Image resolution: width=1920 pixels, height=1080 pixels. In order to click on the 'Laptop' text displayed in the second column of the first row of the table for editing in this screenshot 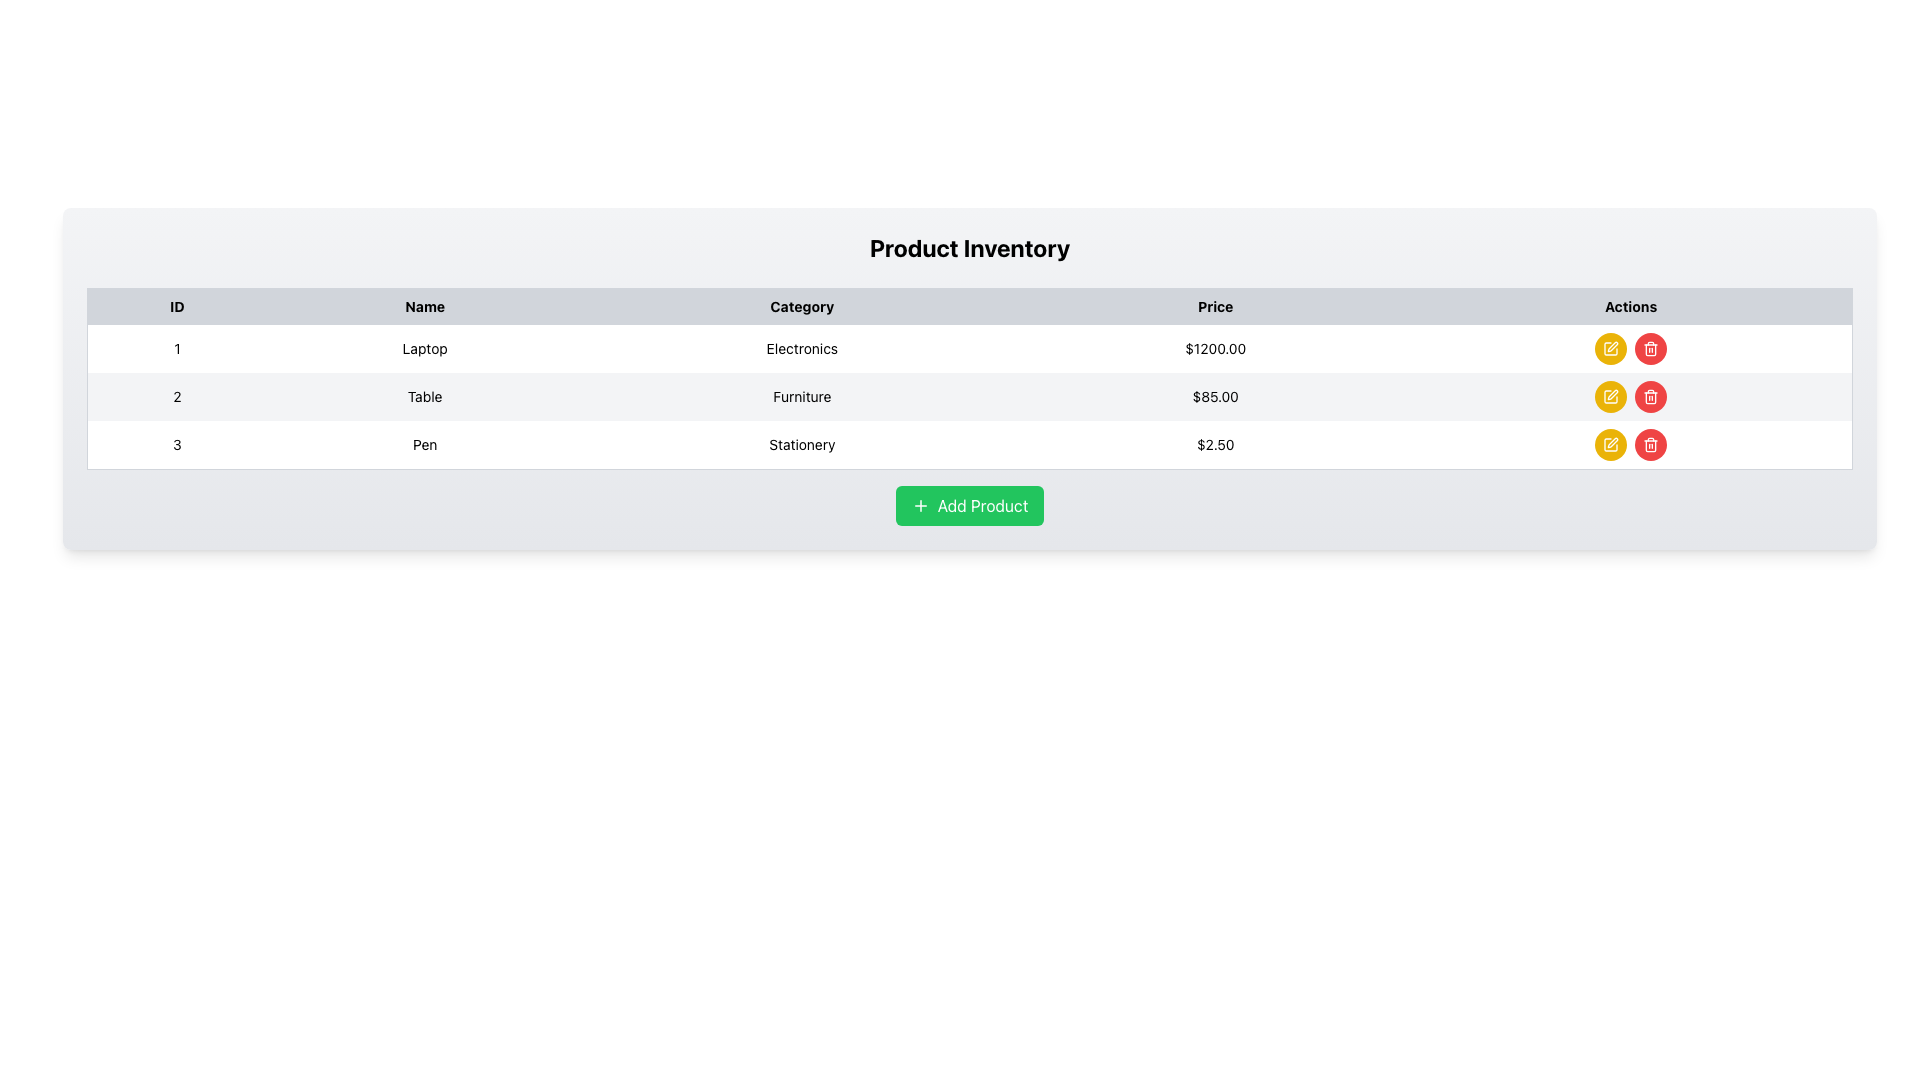, I will do `click(424, 347)`.